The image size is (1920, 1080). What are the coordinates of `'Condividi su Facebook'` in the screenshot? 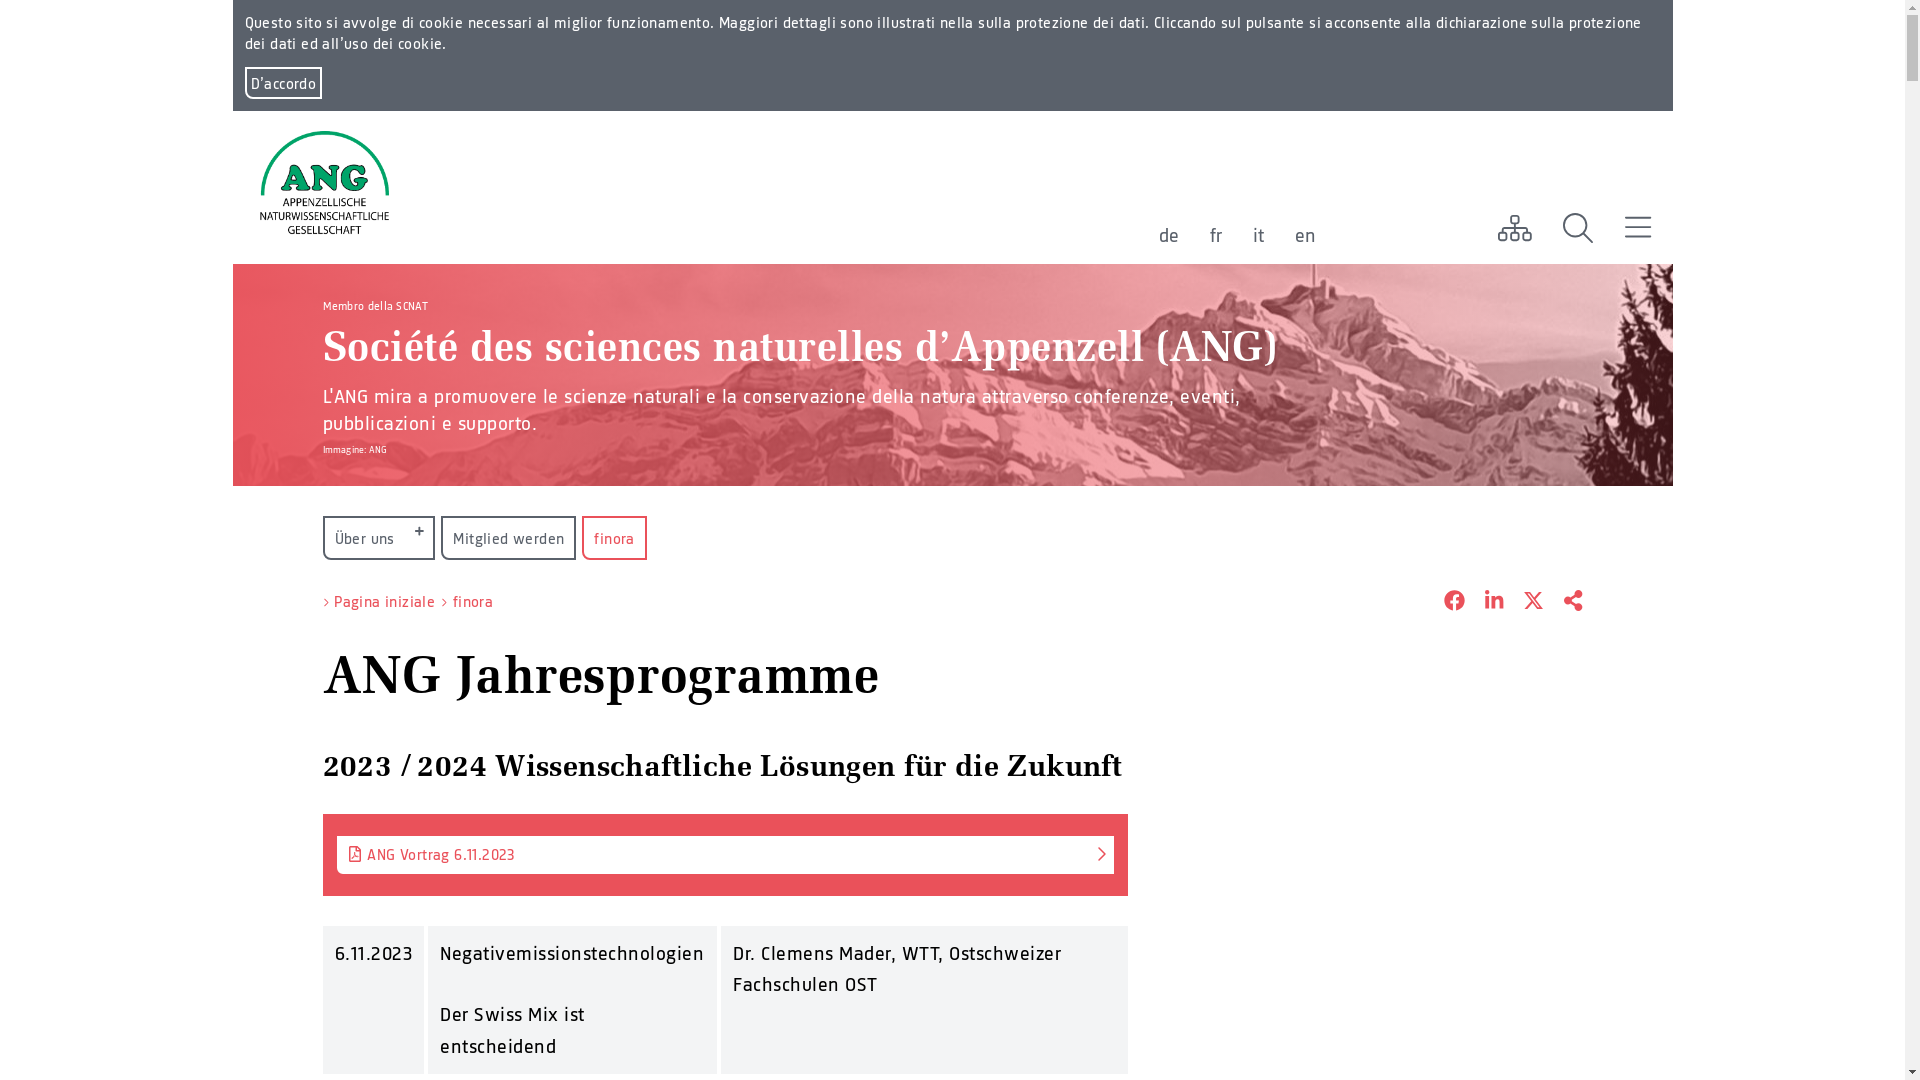 It's located at (1423, 601).